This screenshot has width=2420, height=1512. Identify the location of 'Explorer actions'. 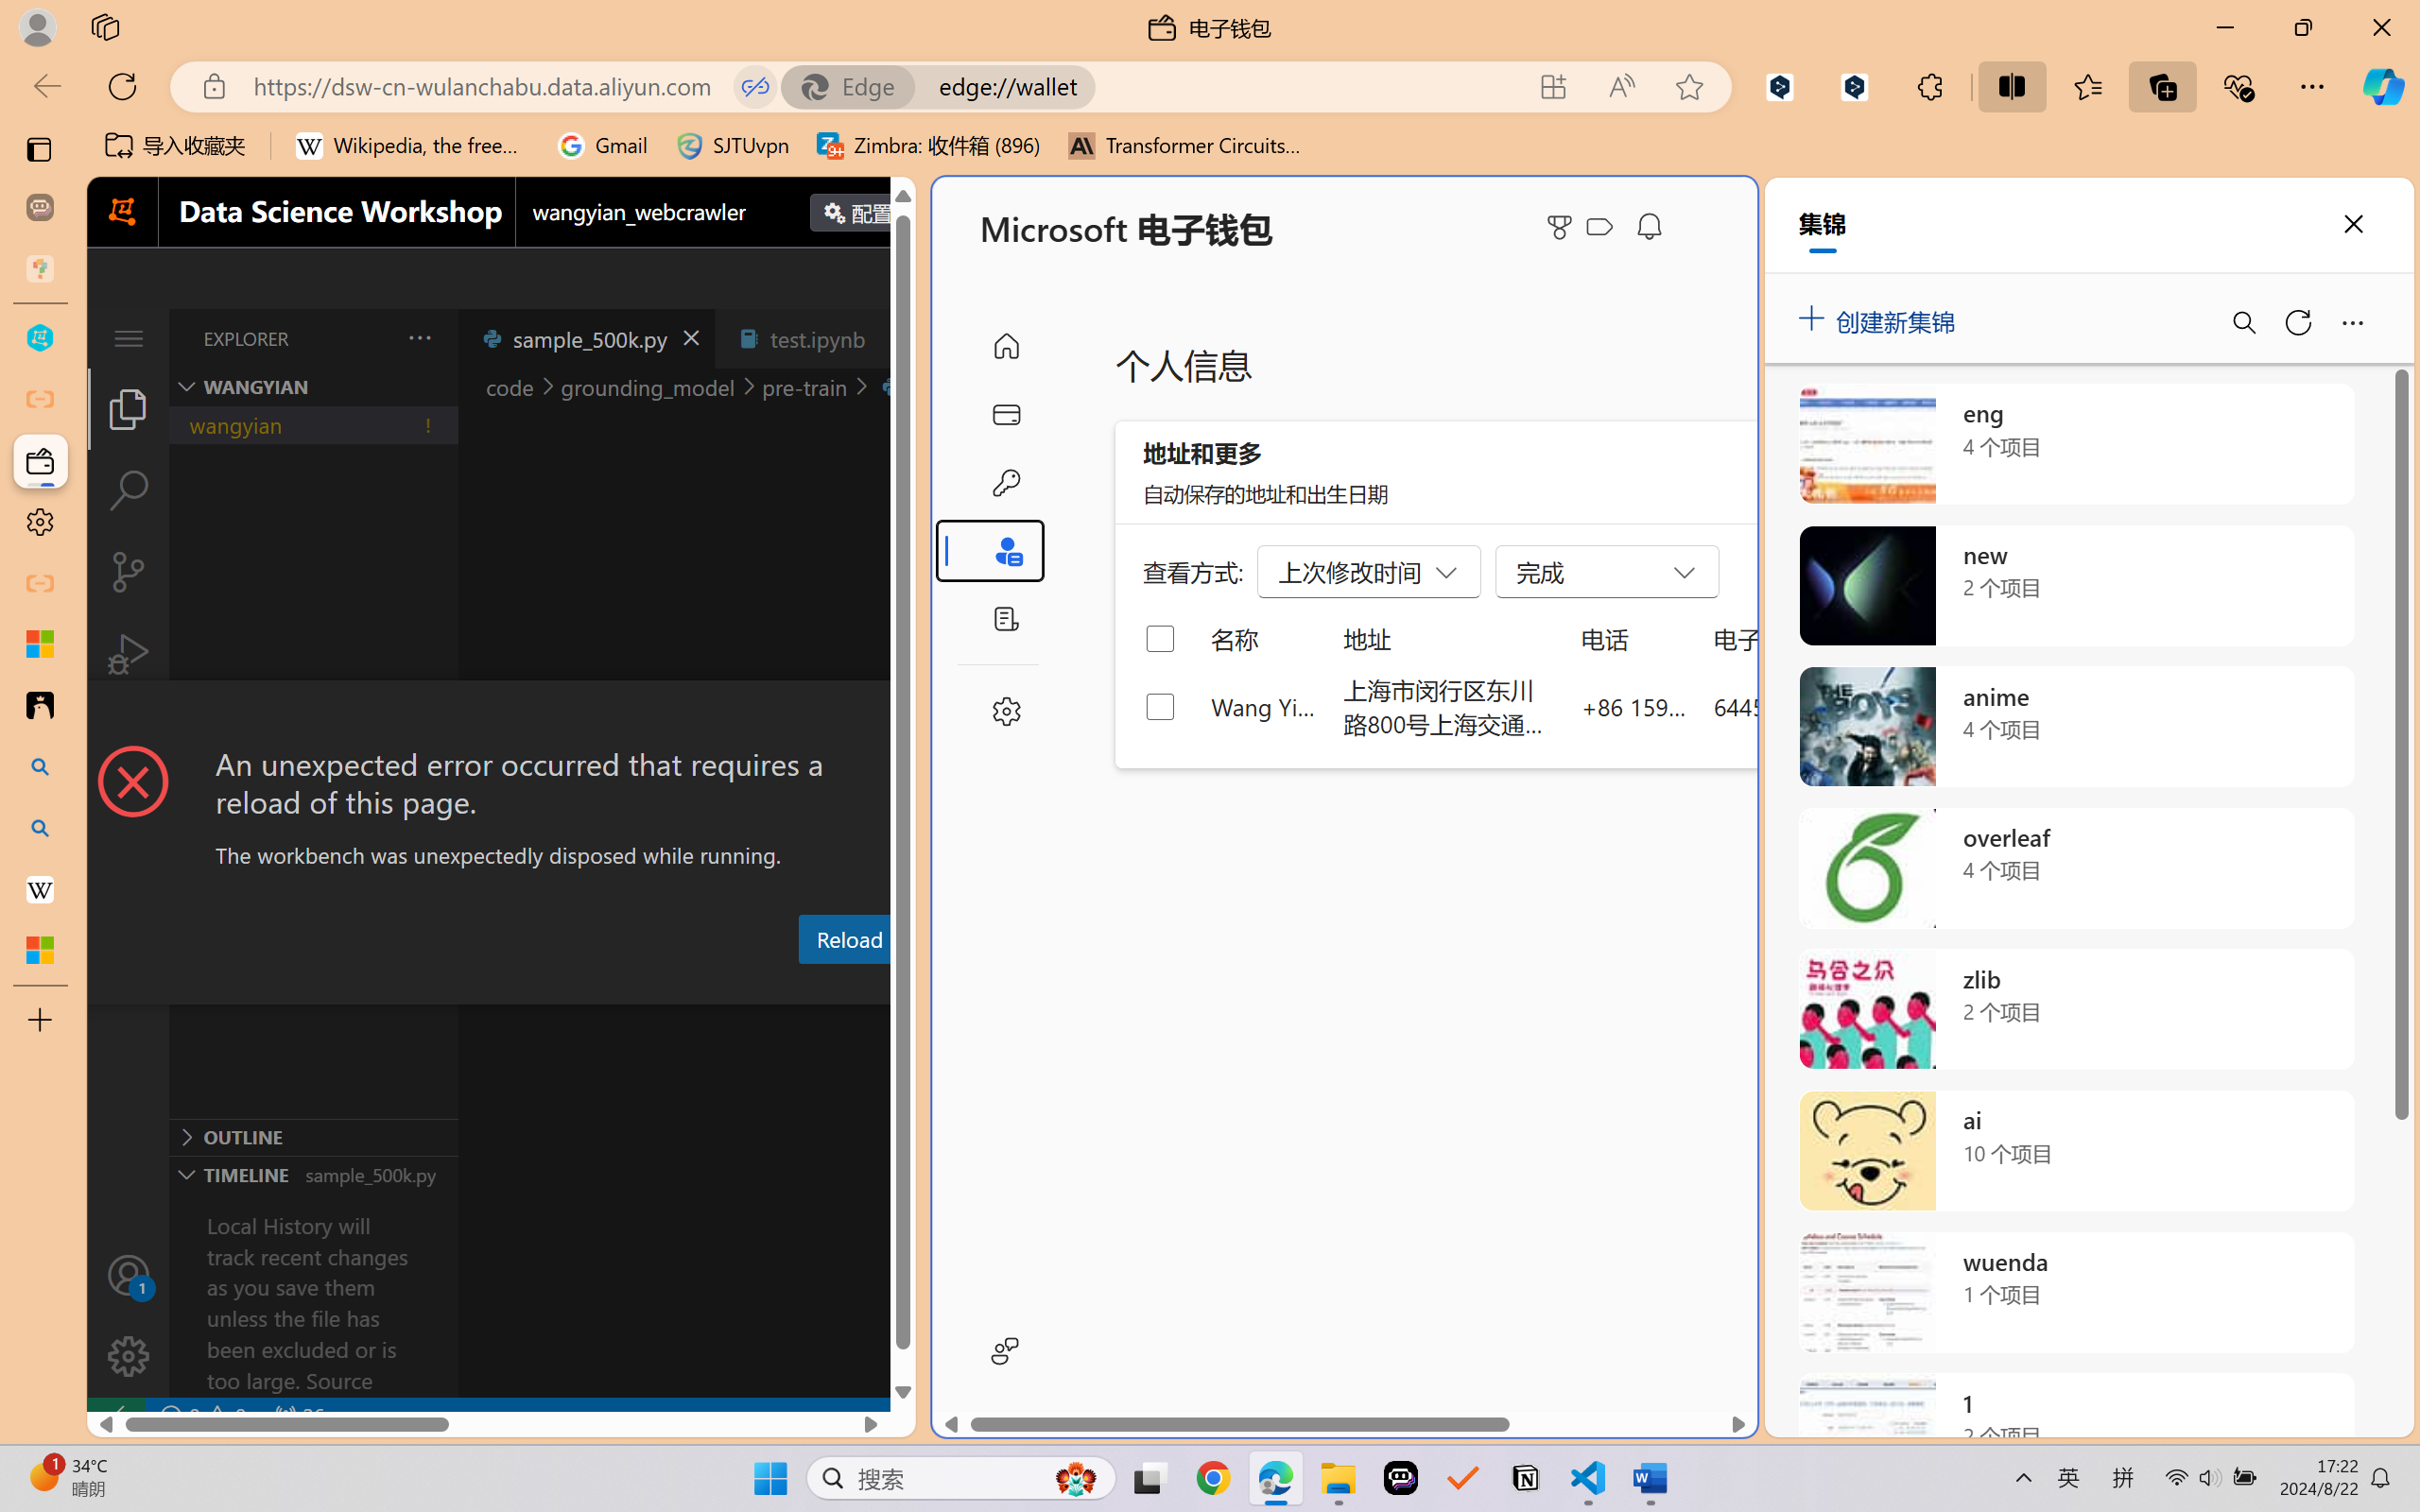
(369, 337).